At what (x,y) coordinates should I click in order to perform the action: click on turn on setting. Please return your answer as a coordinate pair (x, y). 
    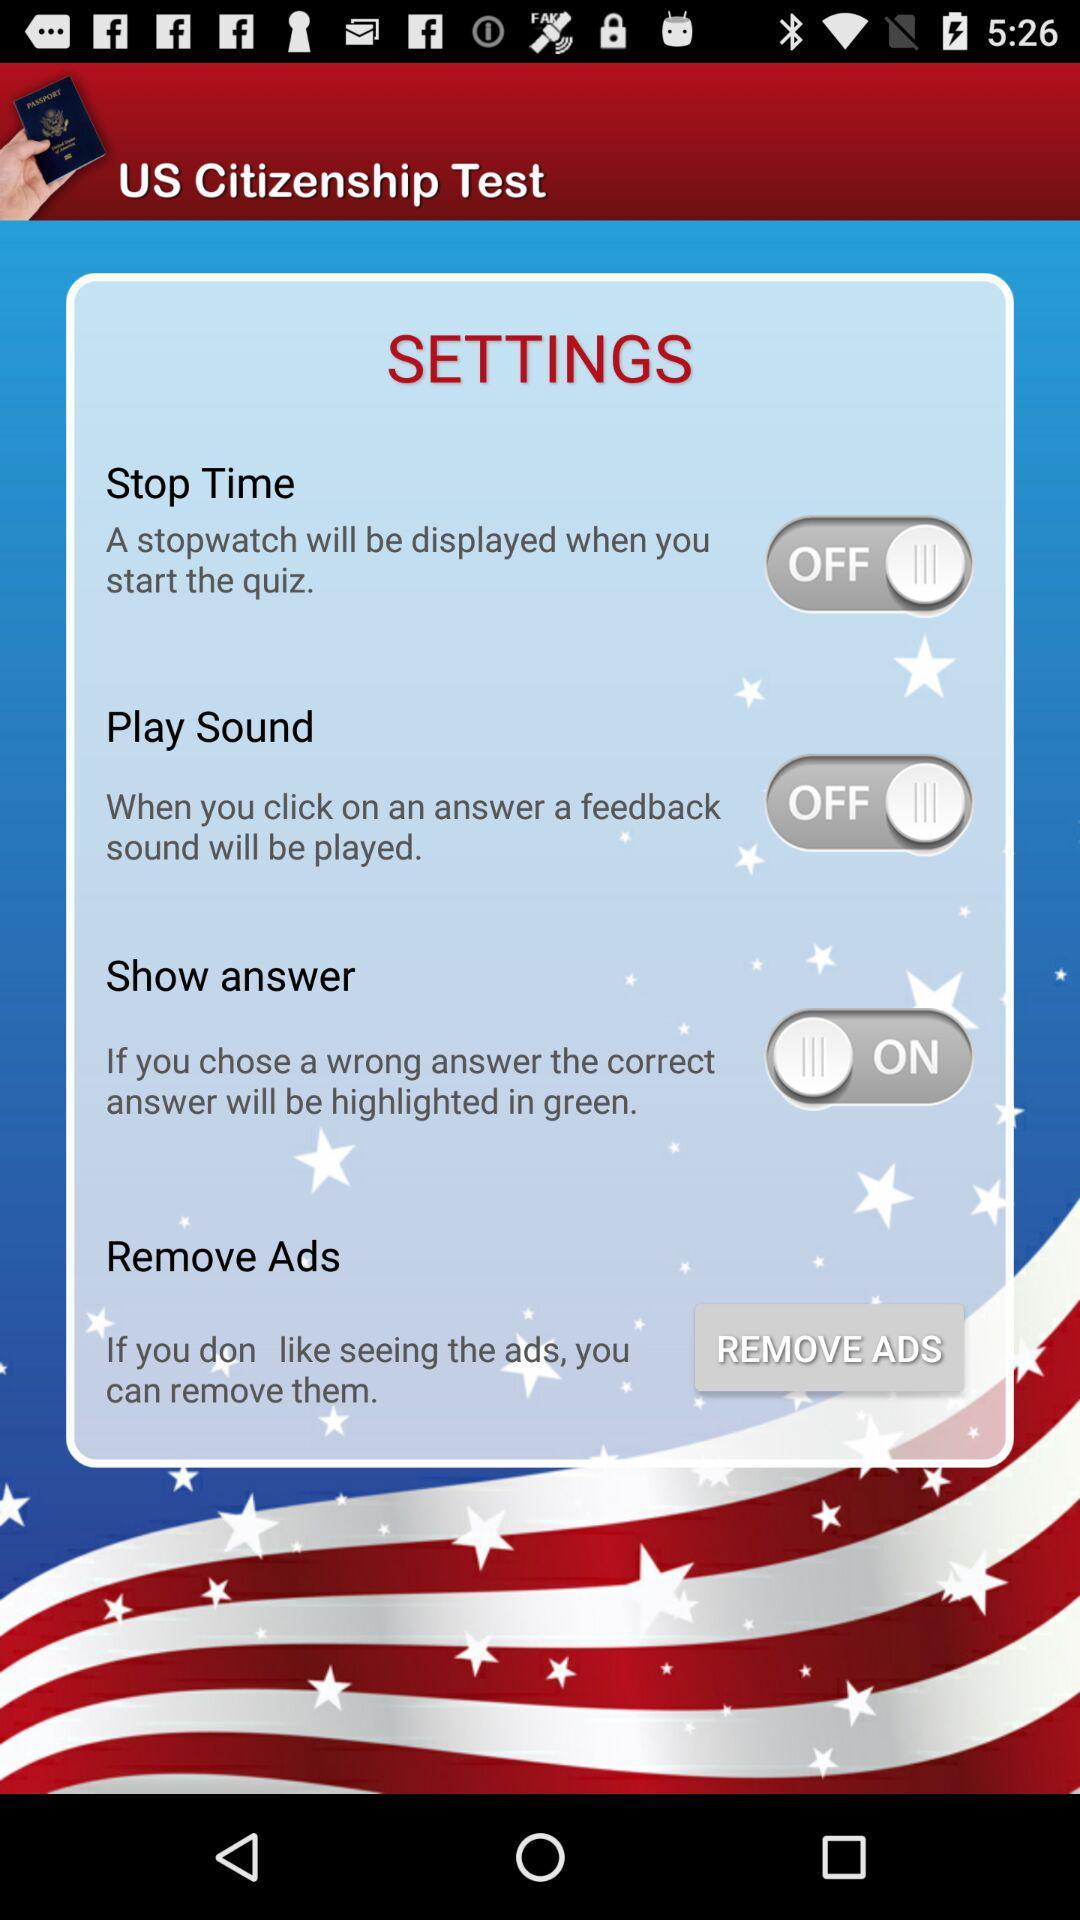
    Looking at the image, I should click on (868, 565).